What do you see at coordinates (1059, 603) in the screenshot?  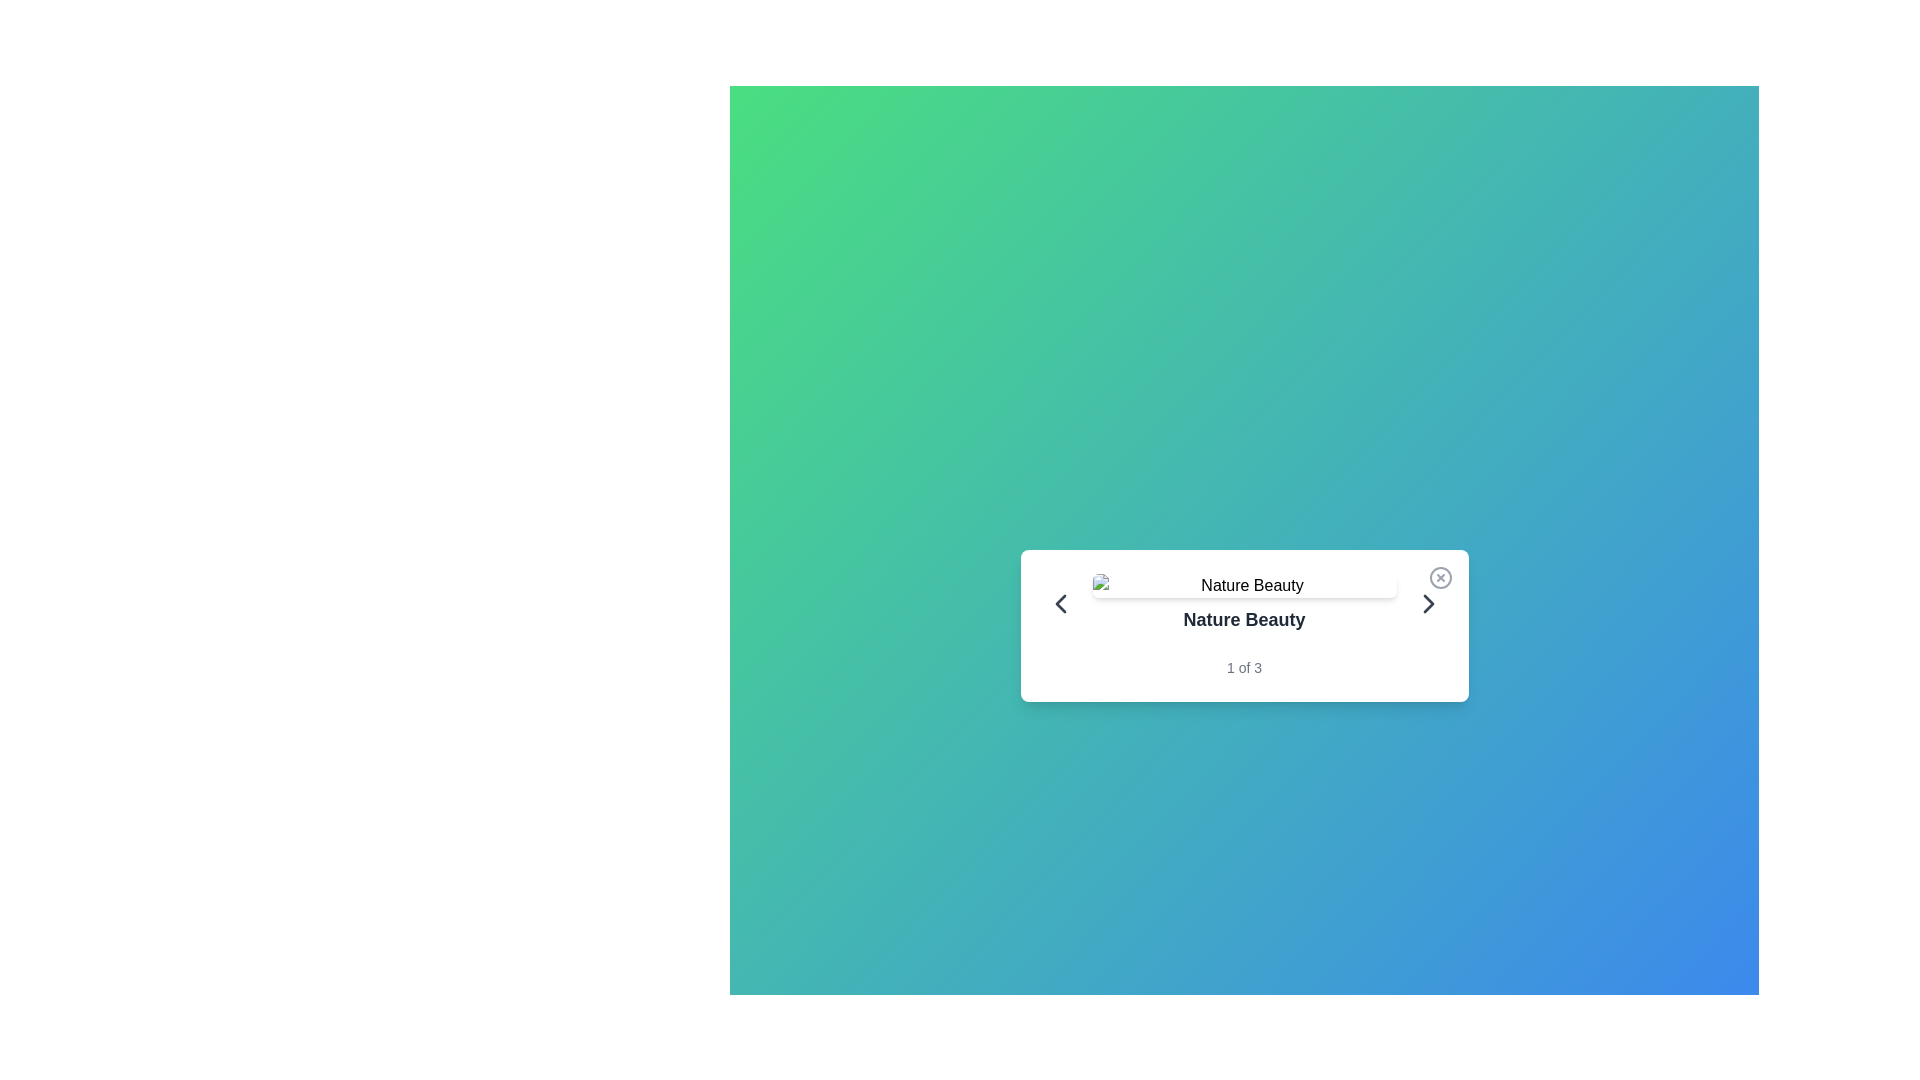 I see `the left-chevron icon which is part of a navigation button located on the left side of a grouped component to trigger hover effects` at bounding box center [1059, 603].